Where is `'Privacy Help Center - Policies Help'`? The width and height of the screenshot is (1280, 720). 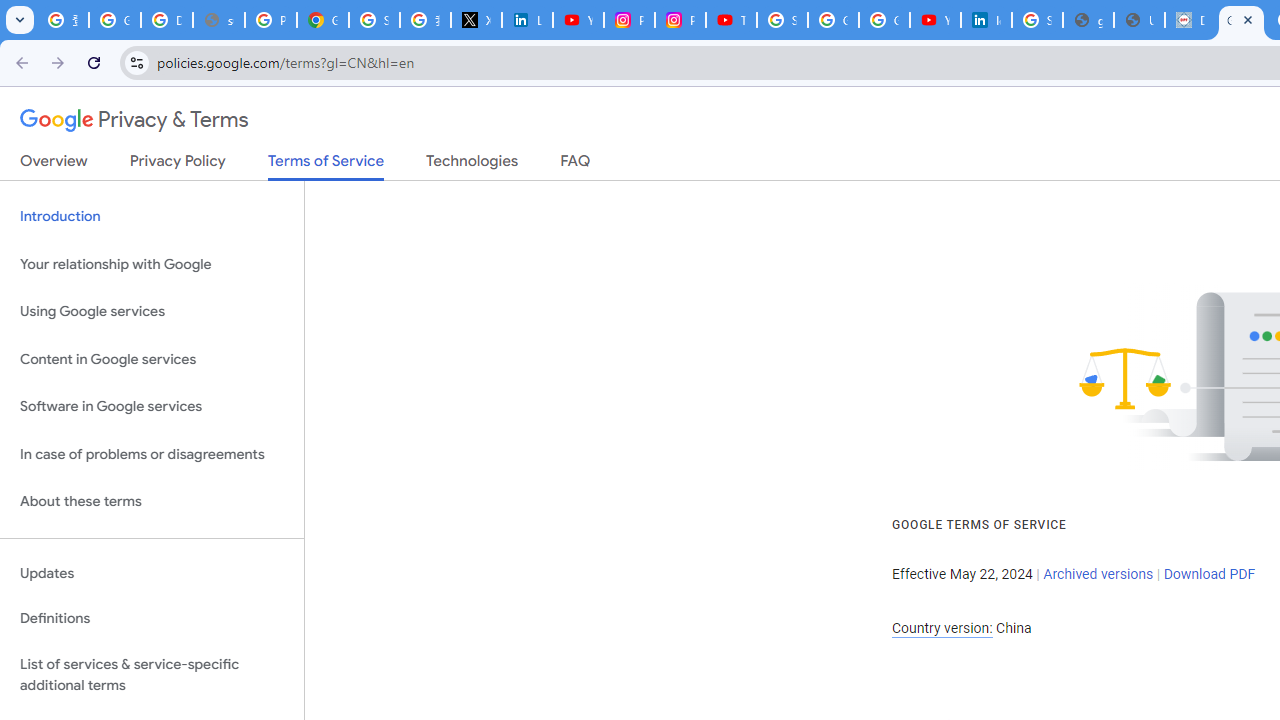
'Privacy Help Center - Policies Help' is located at coordinates (269, 20).